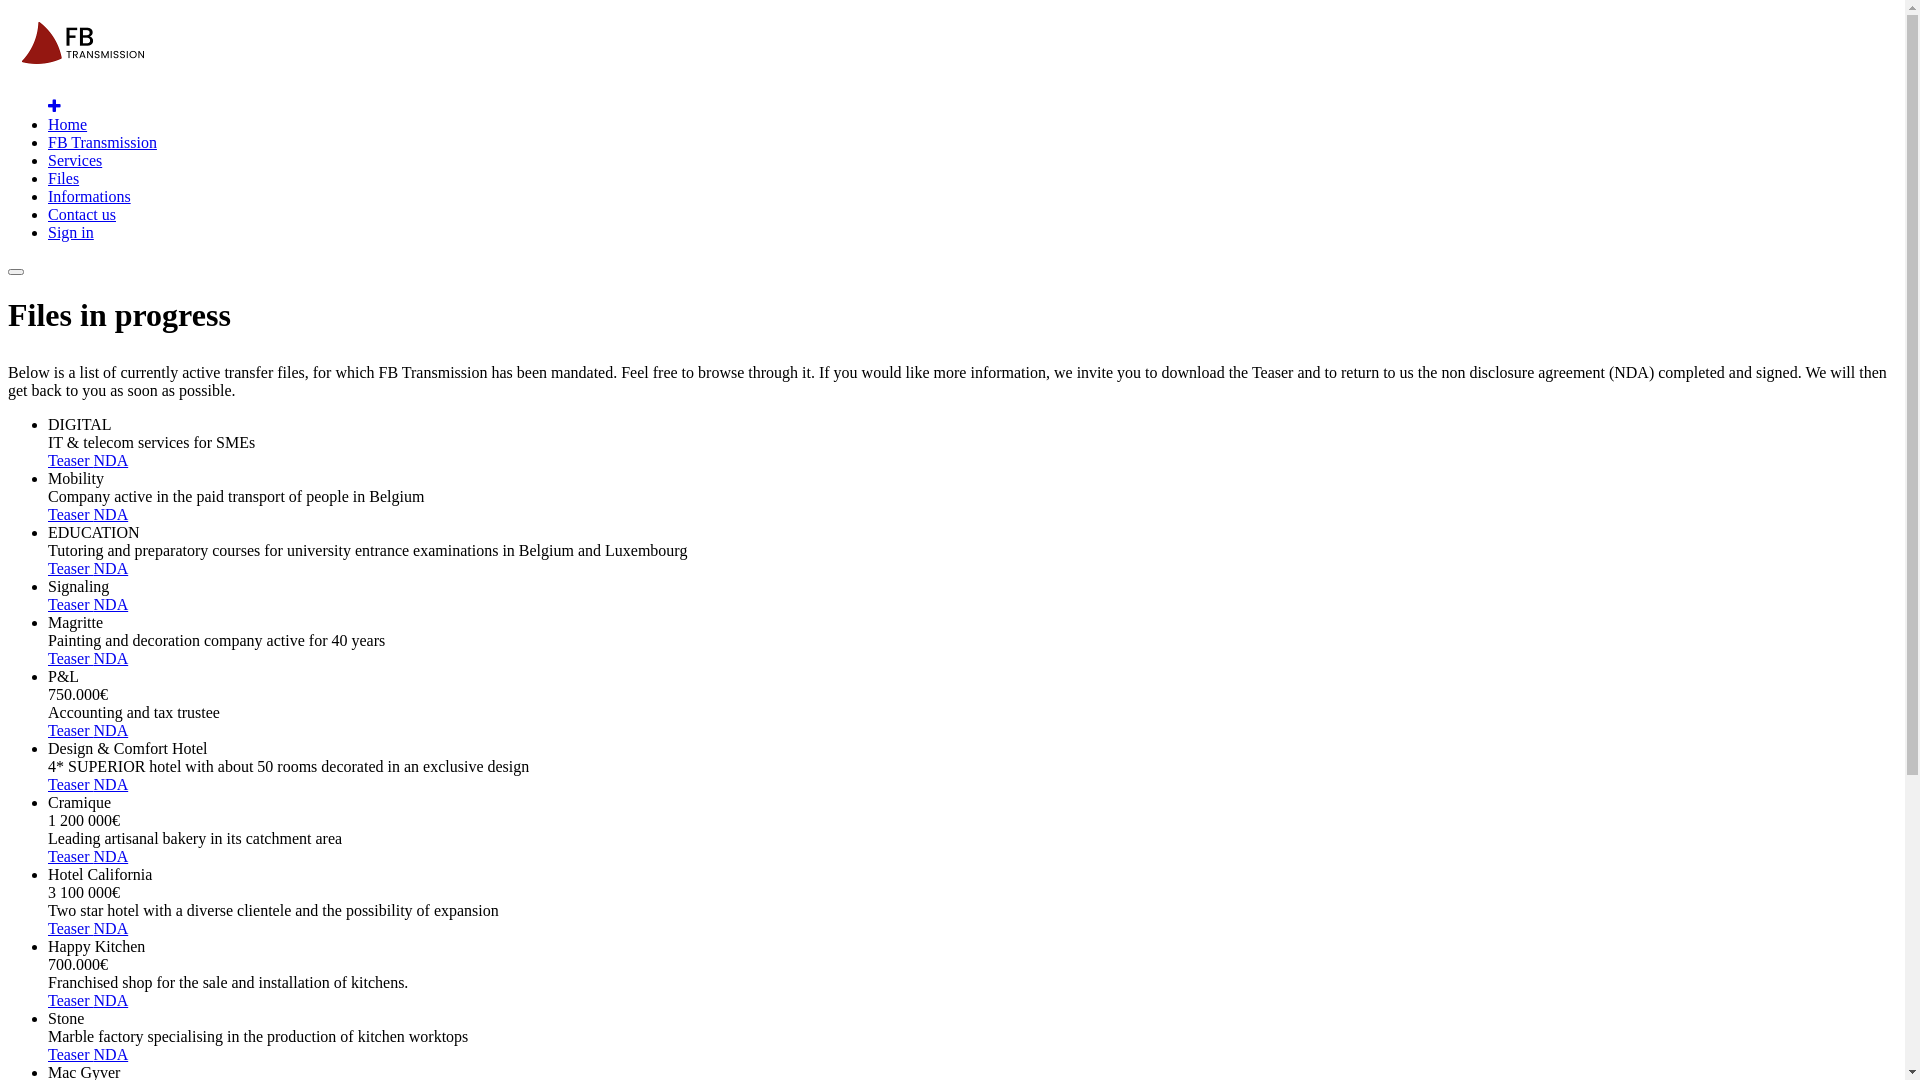 The width and height of the screenshot is (1920, 1080). What do you see at coordinates (110, 730) in the screenshot?
I see `'NDA'` at bounding box center [110, 730].